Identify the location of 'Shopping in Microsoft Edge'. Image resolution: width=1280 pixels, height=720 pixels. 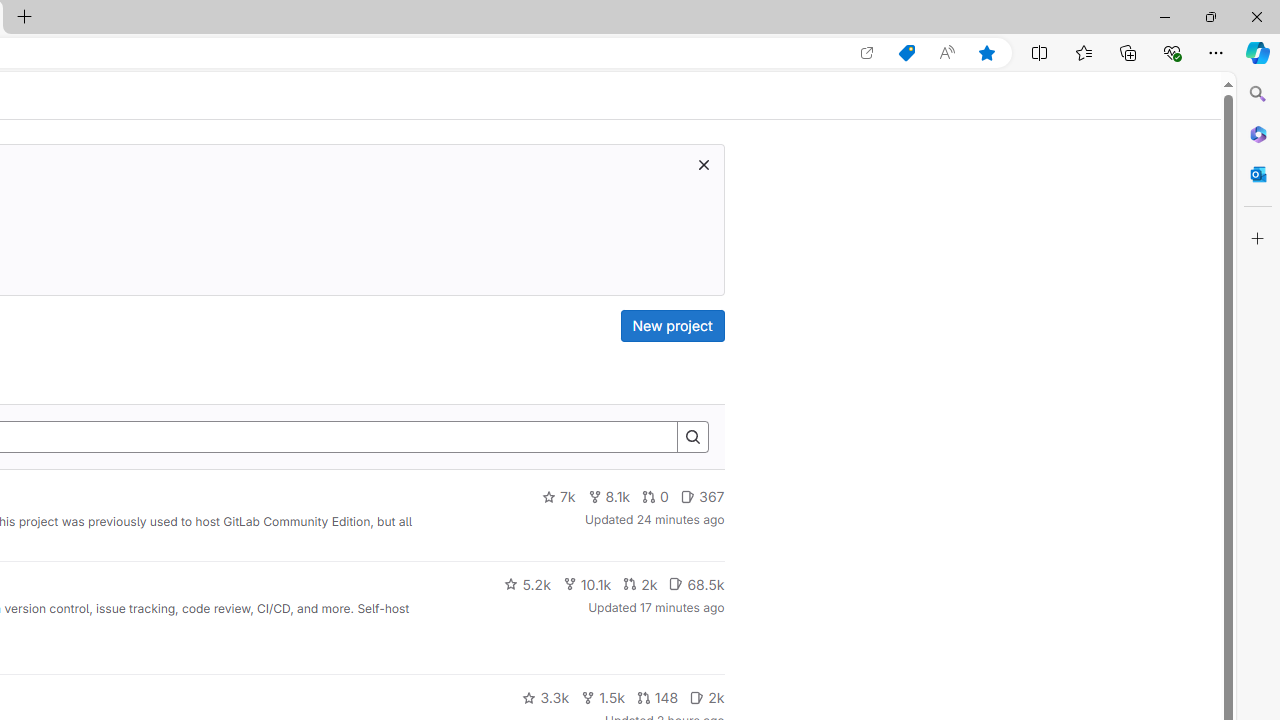
(905, 52).